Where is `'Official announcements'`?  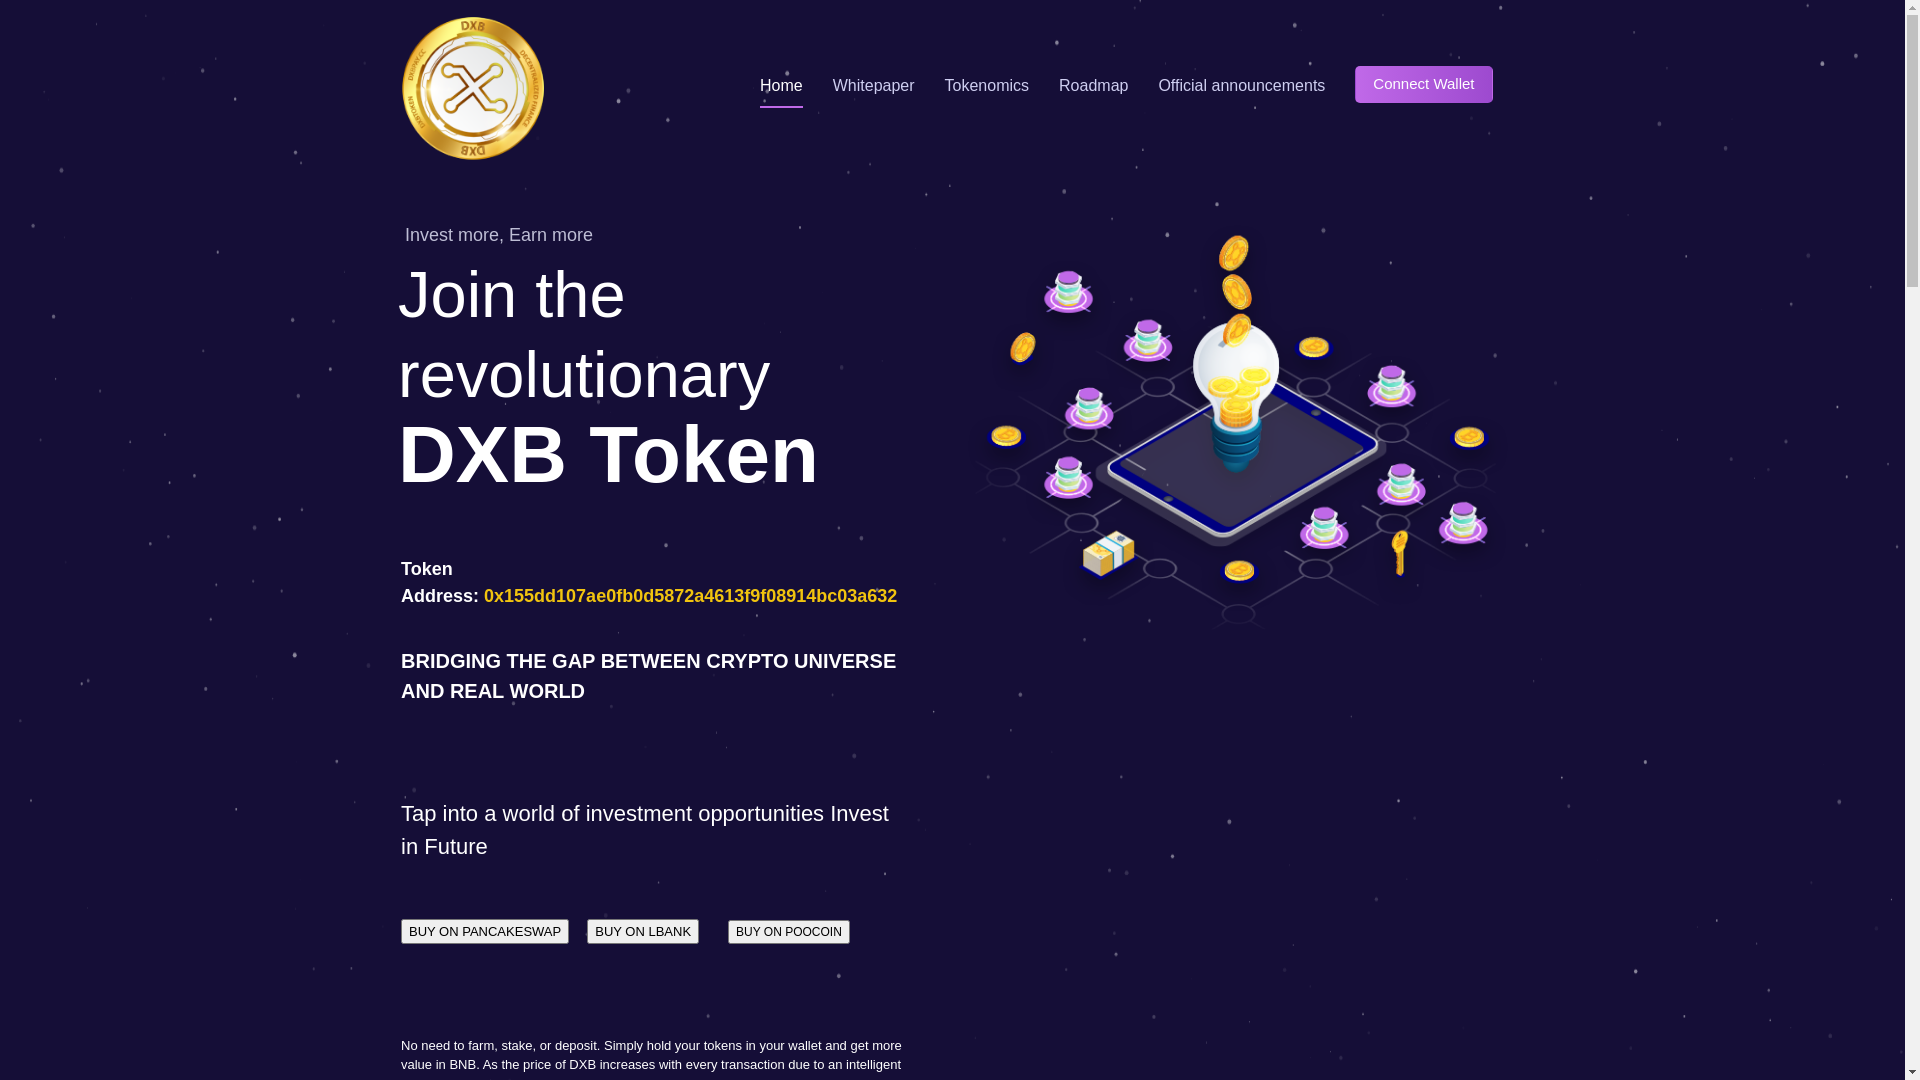
'Official announcements' is located at coordinates (1240, 86).